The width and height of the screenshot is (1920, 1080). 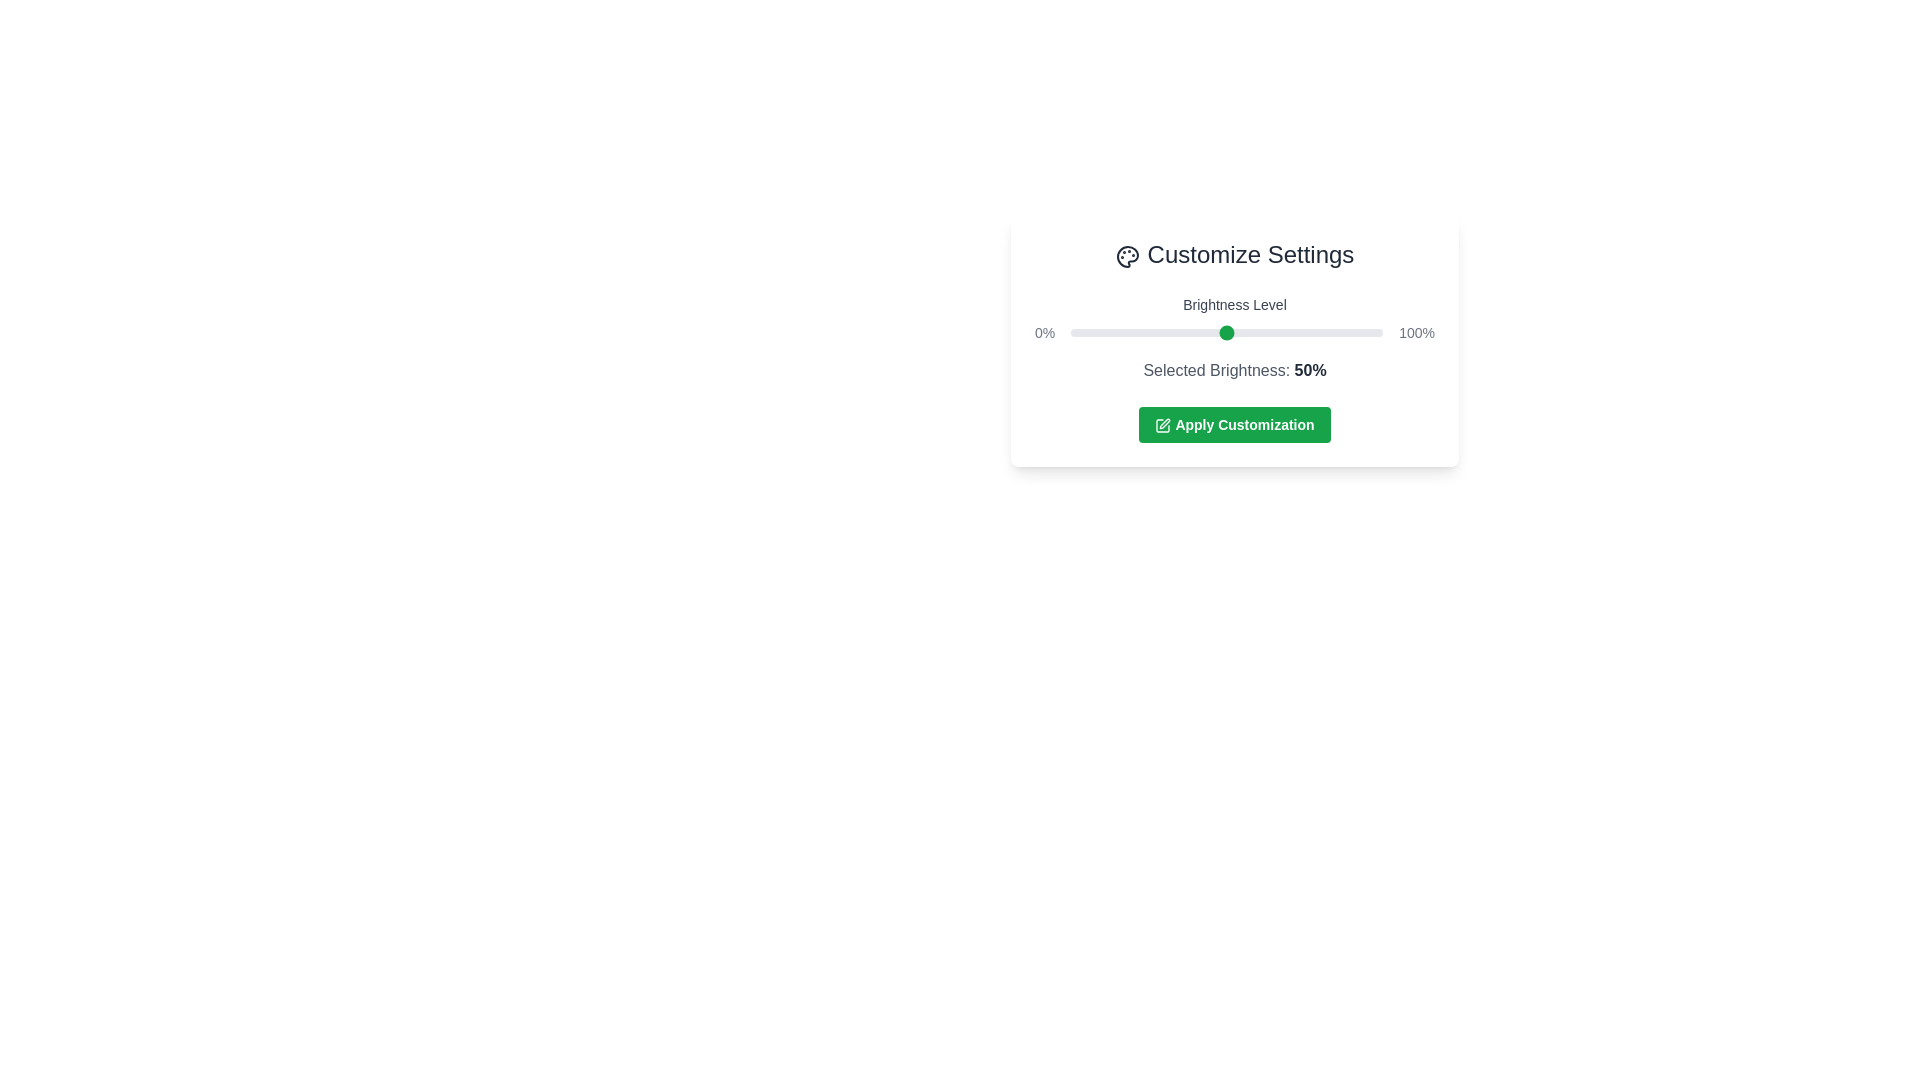 What do you see at coordinates (1163, 425) in the screenshot?
I see `the pen and square icon located within the green button labeled 'Apply Customization'` at bounding box center [1163, 425].